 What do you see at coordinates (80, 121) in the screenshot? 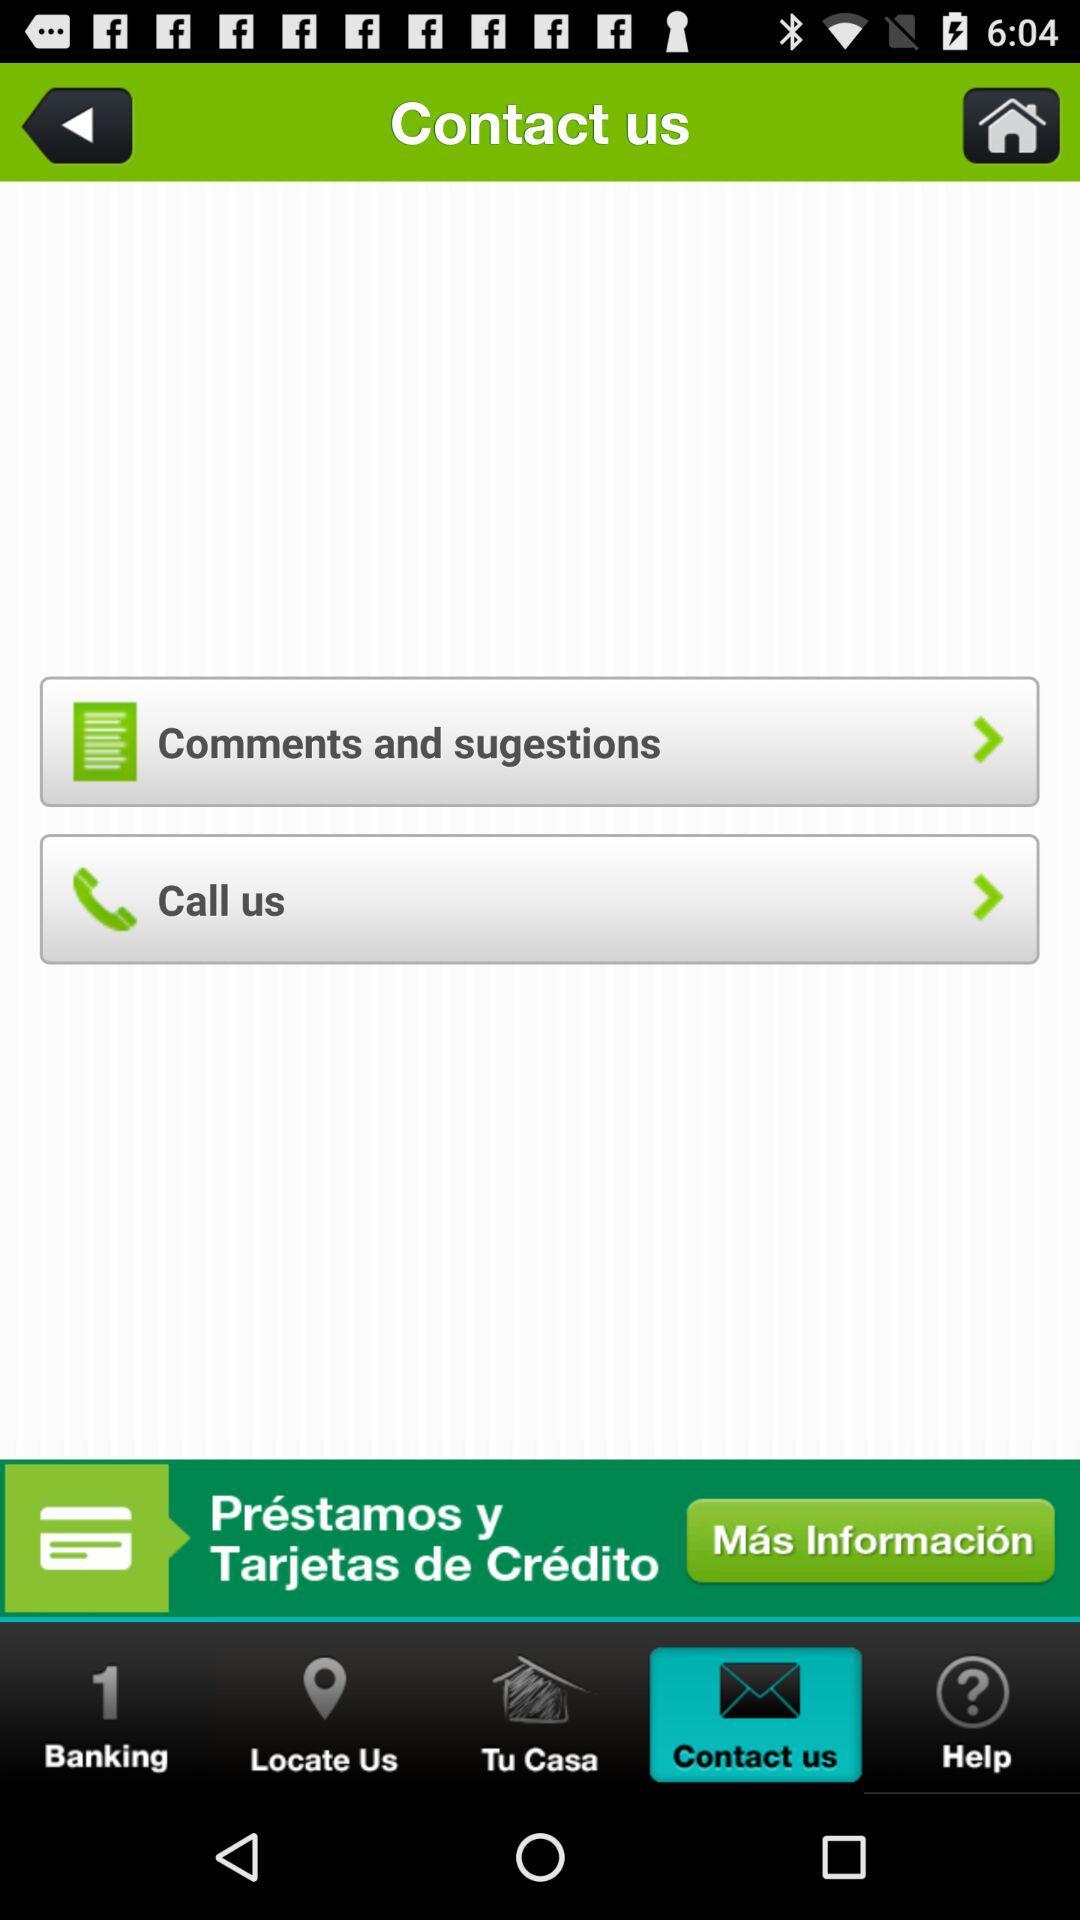
I see `go back` at bounding box center [80, 121].